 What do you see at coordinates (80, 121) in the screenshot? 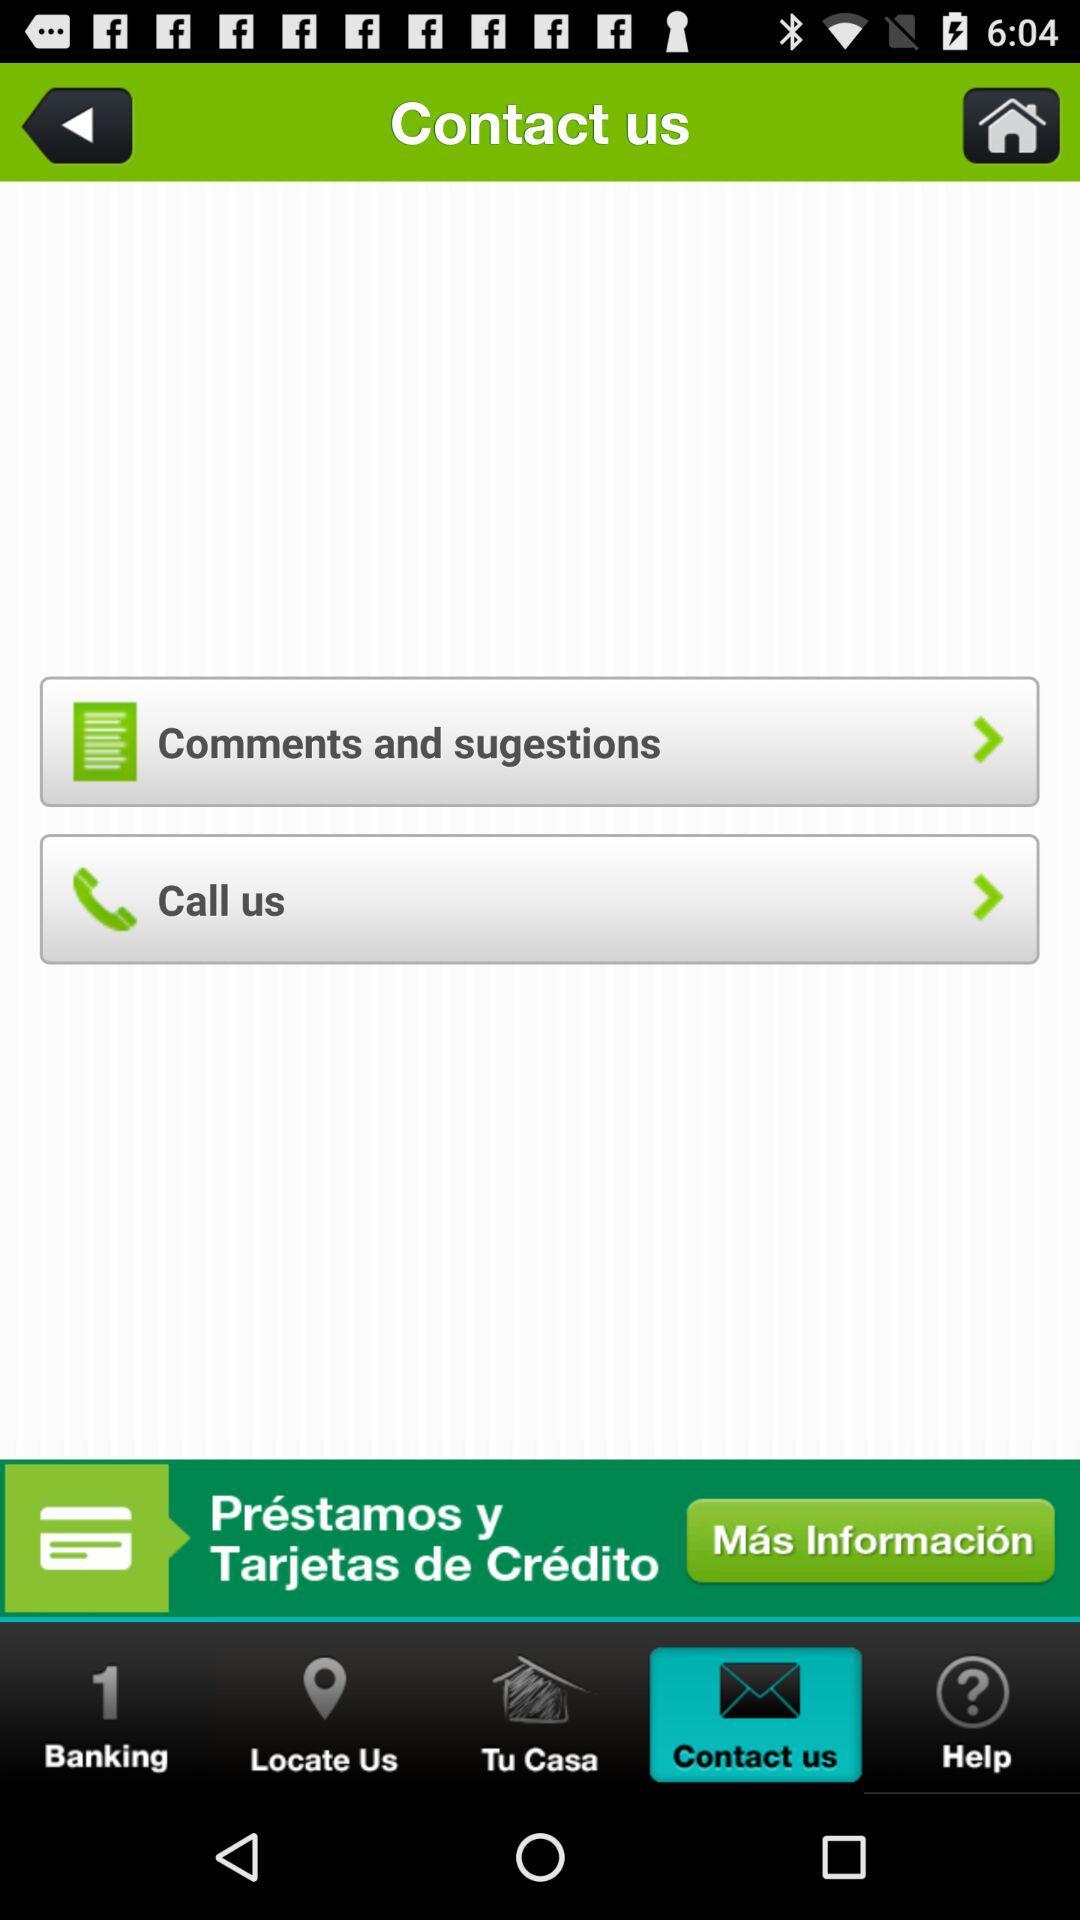
I see `go back` at bounding box center [80, 121].